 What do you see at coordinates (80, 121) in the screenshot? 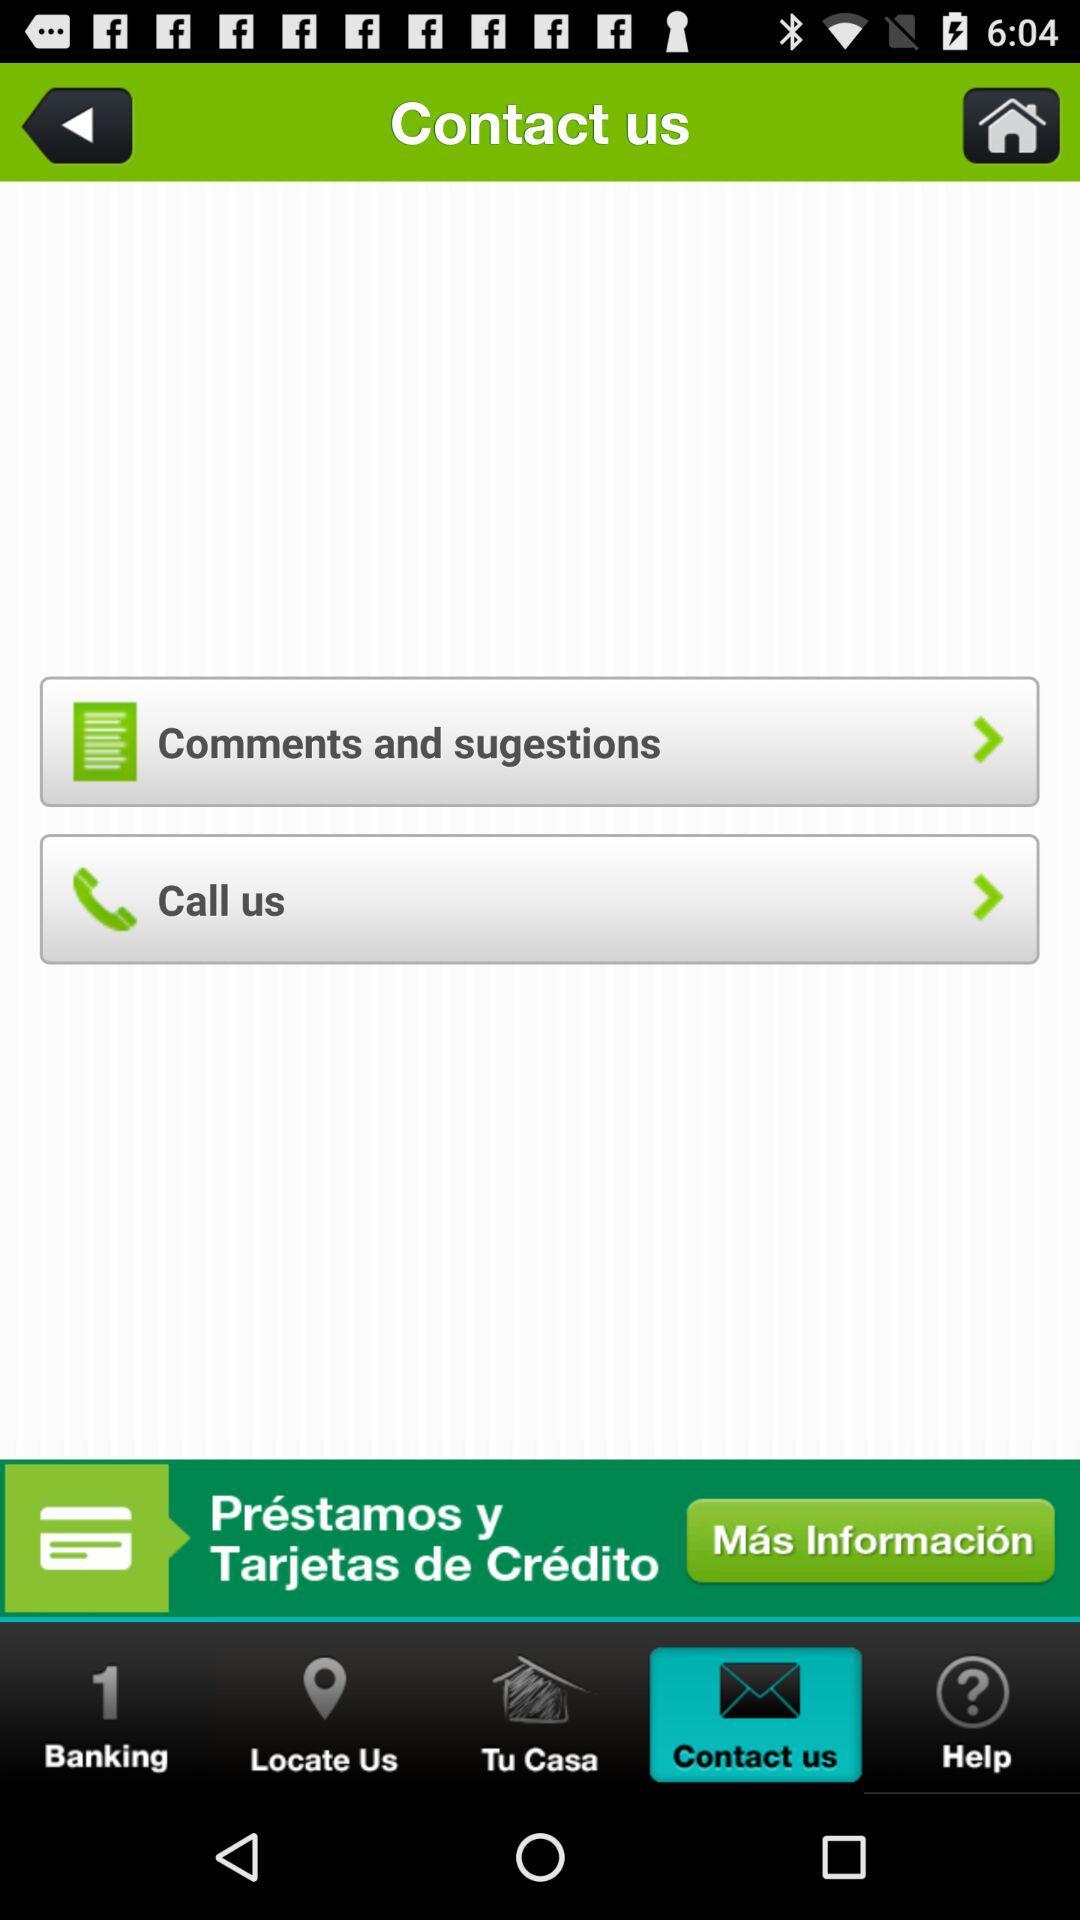
I see `go back` at bounding box center [80, 121].